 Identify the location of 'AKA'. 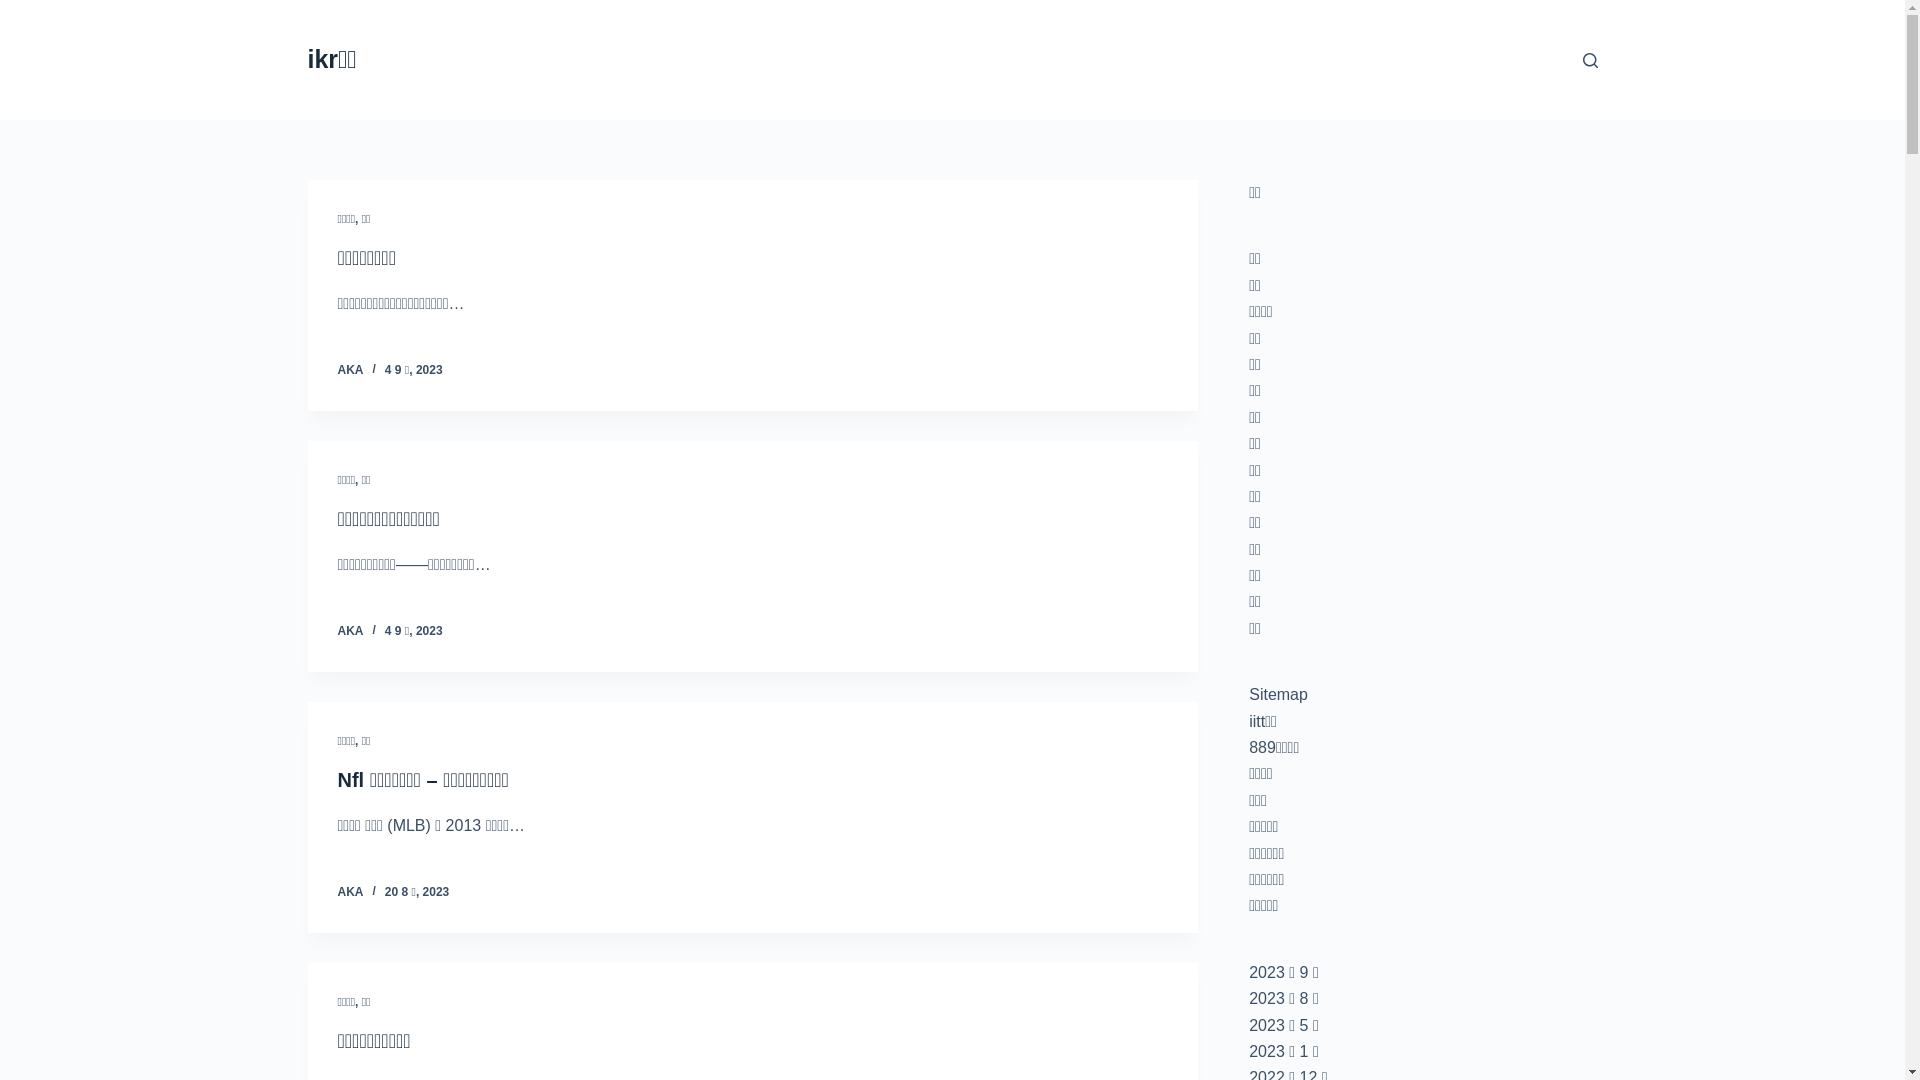
(350, 370).